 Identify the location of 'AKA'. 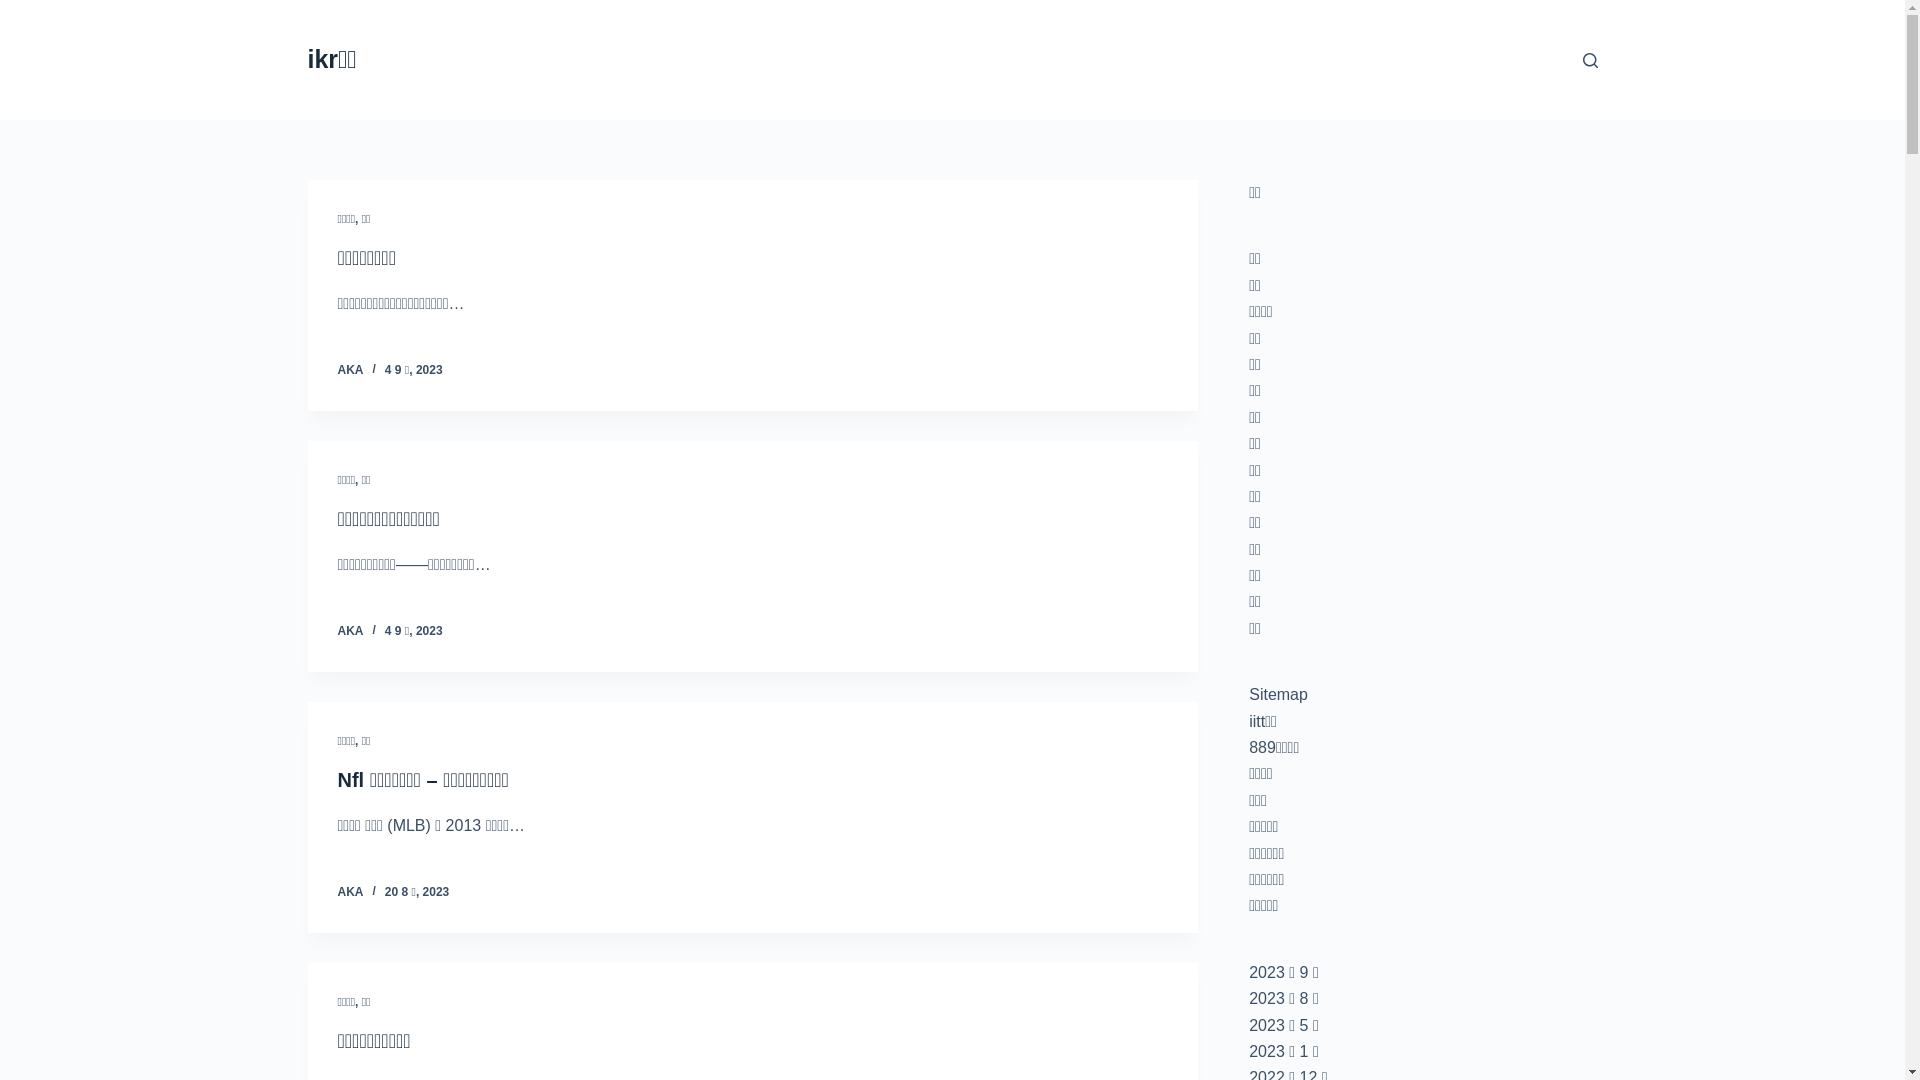
(350, 370).